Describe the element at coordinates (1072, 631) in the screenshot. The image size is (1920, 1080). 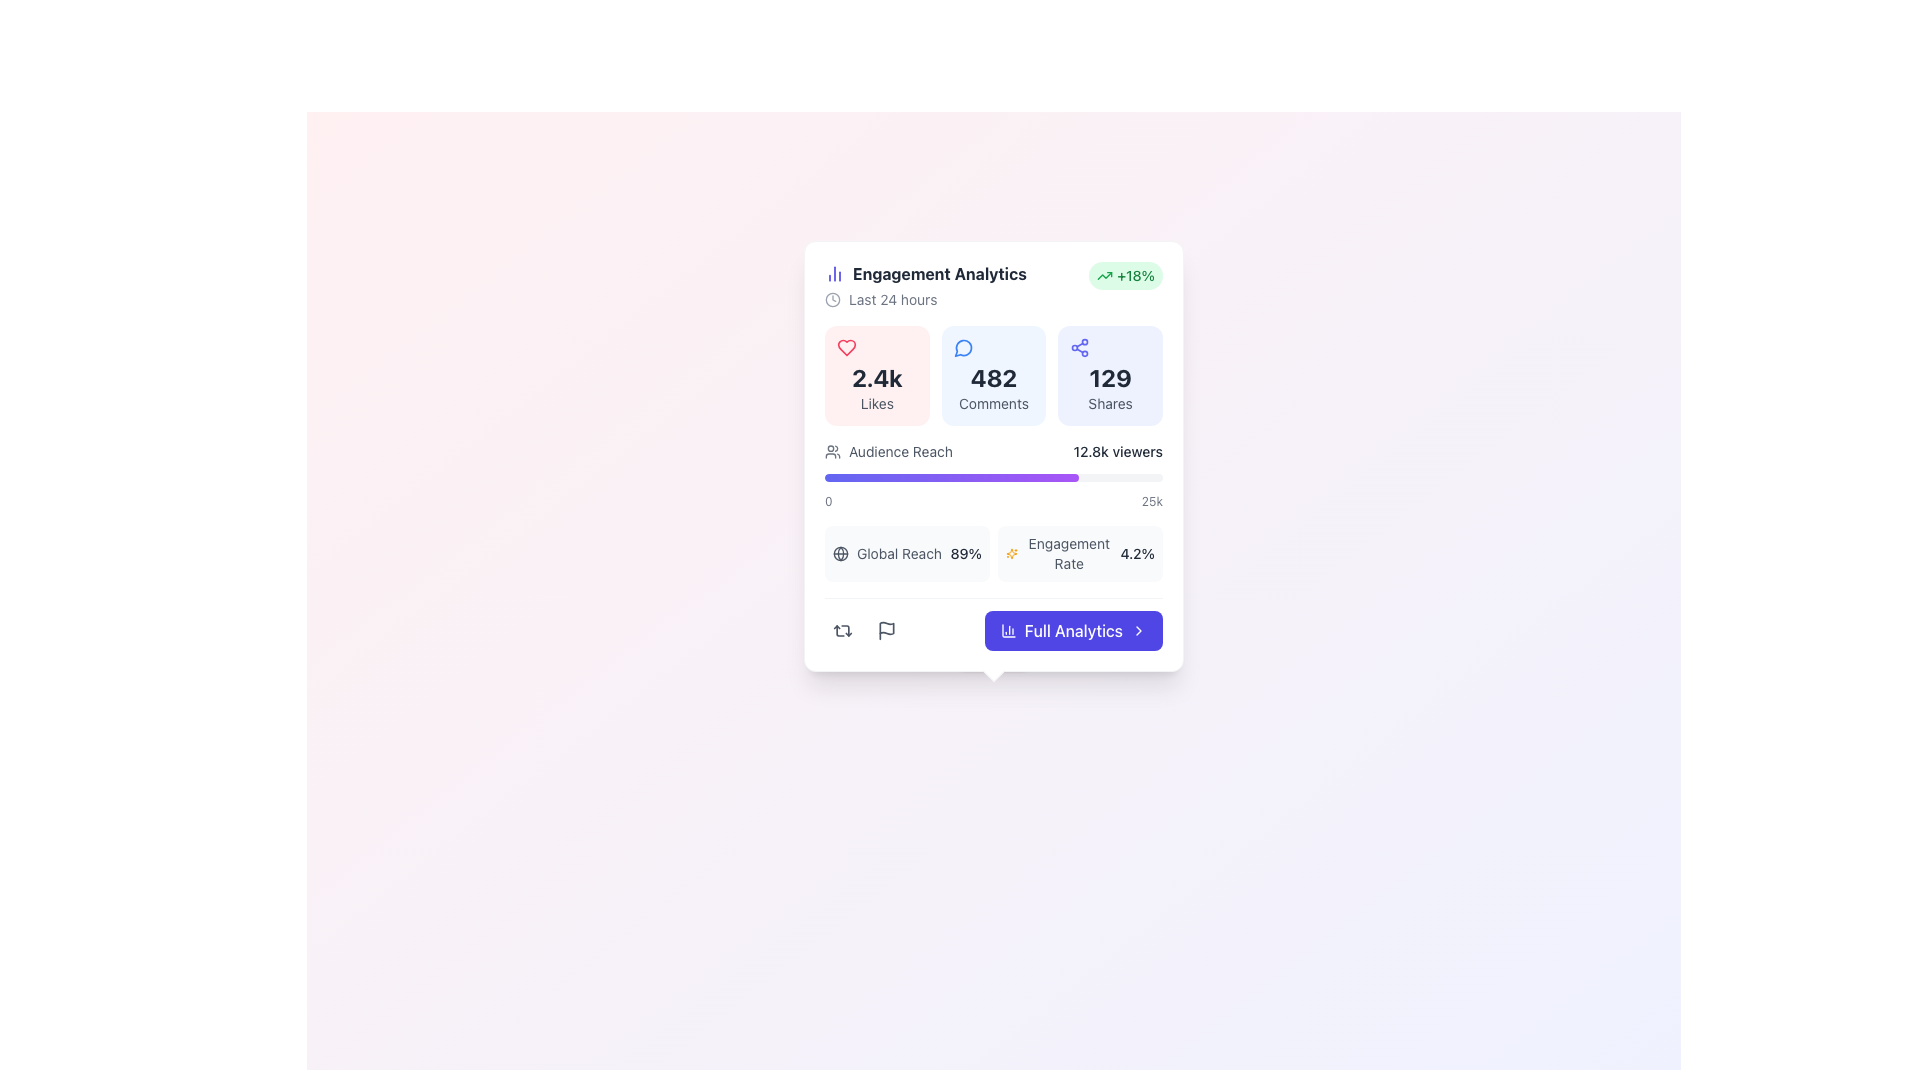
I see `the 'Full Analytics' text label, which is styled with a medium-weight font and is located inside a blue button with rounded corners at the bottom of the analytics card component` at that location.